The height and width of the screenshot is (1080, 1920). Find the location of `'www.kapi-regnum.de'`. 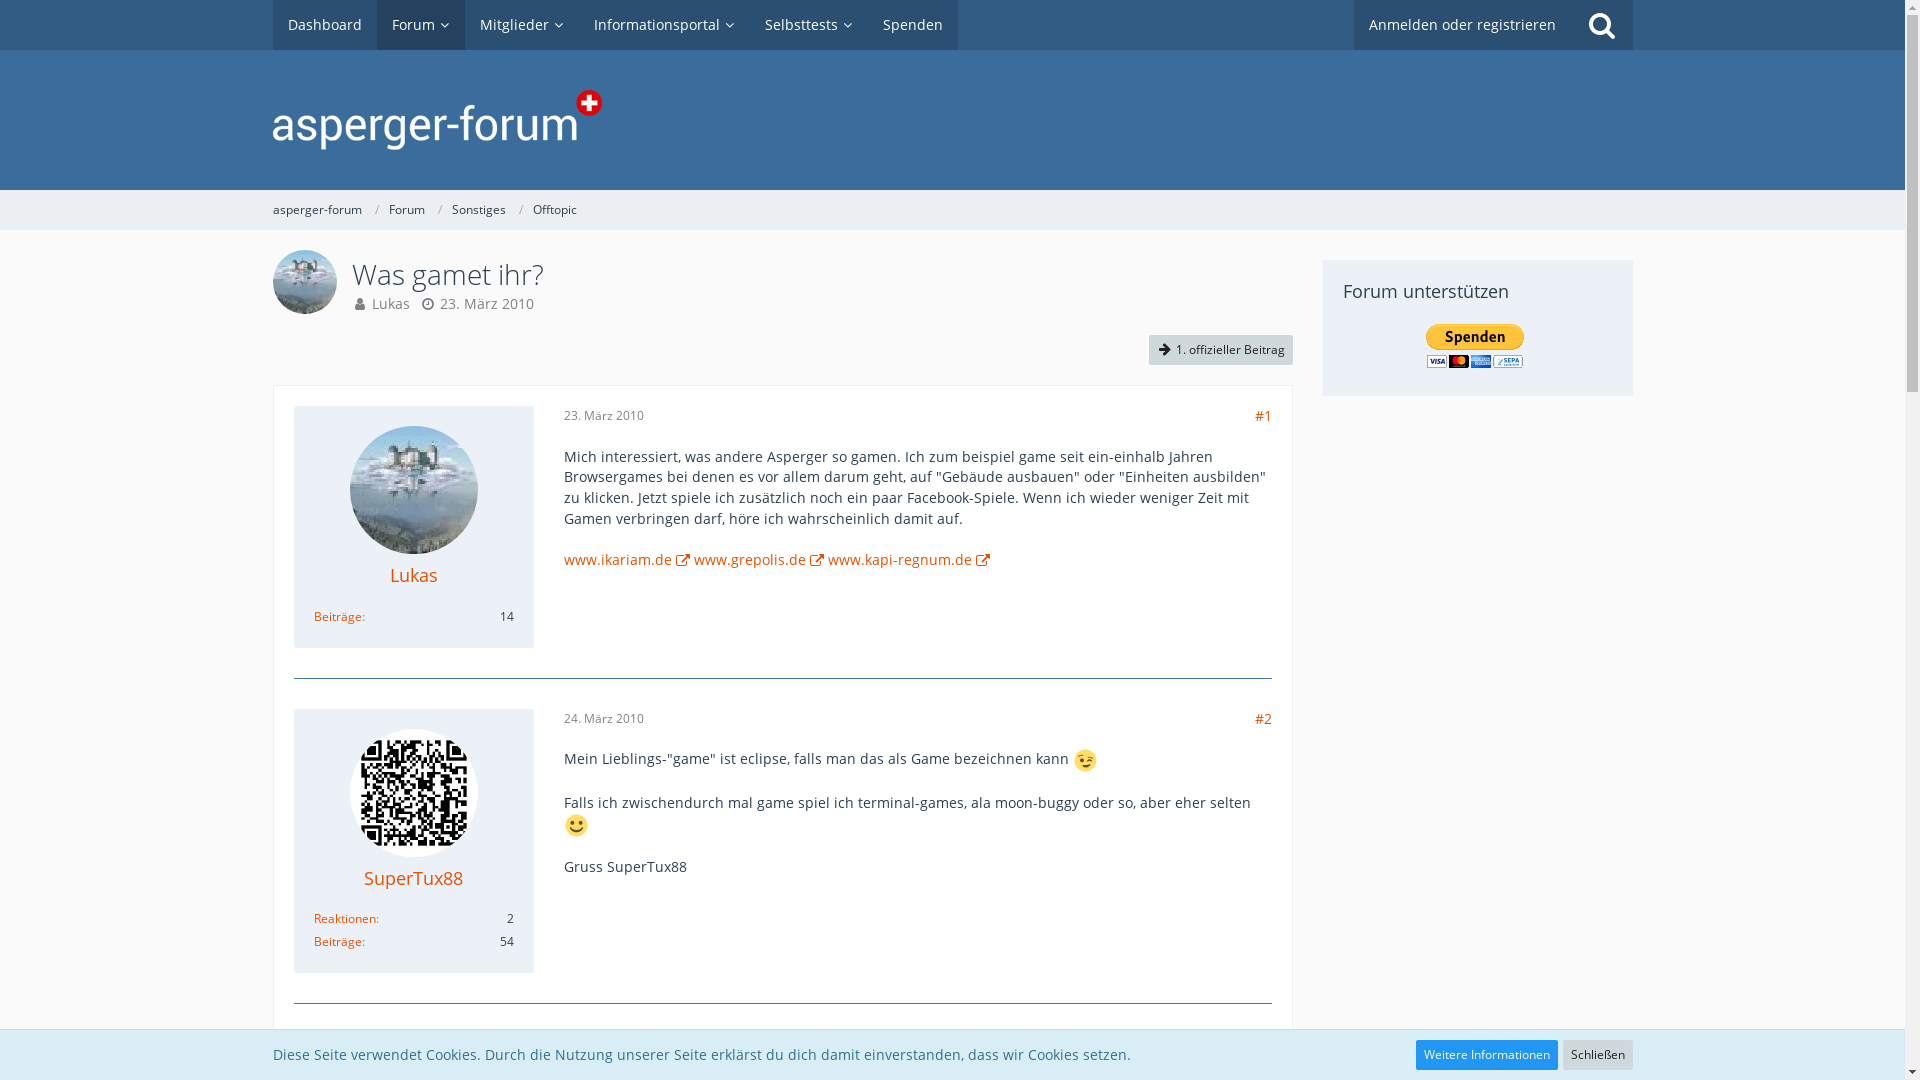

'www.kapi-regnum.de' is located at coordinates (828, 559).